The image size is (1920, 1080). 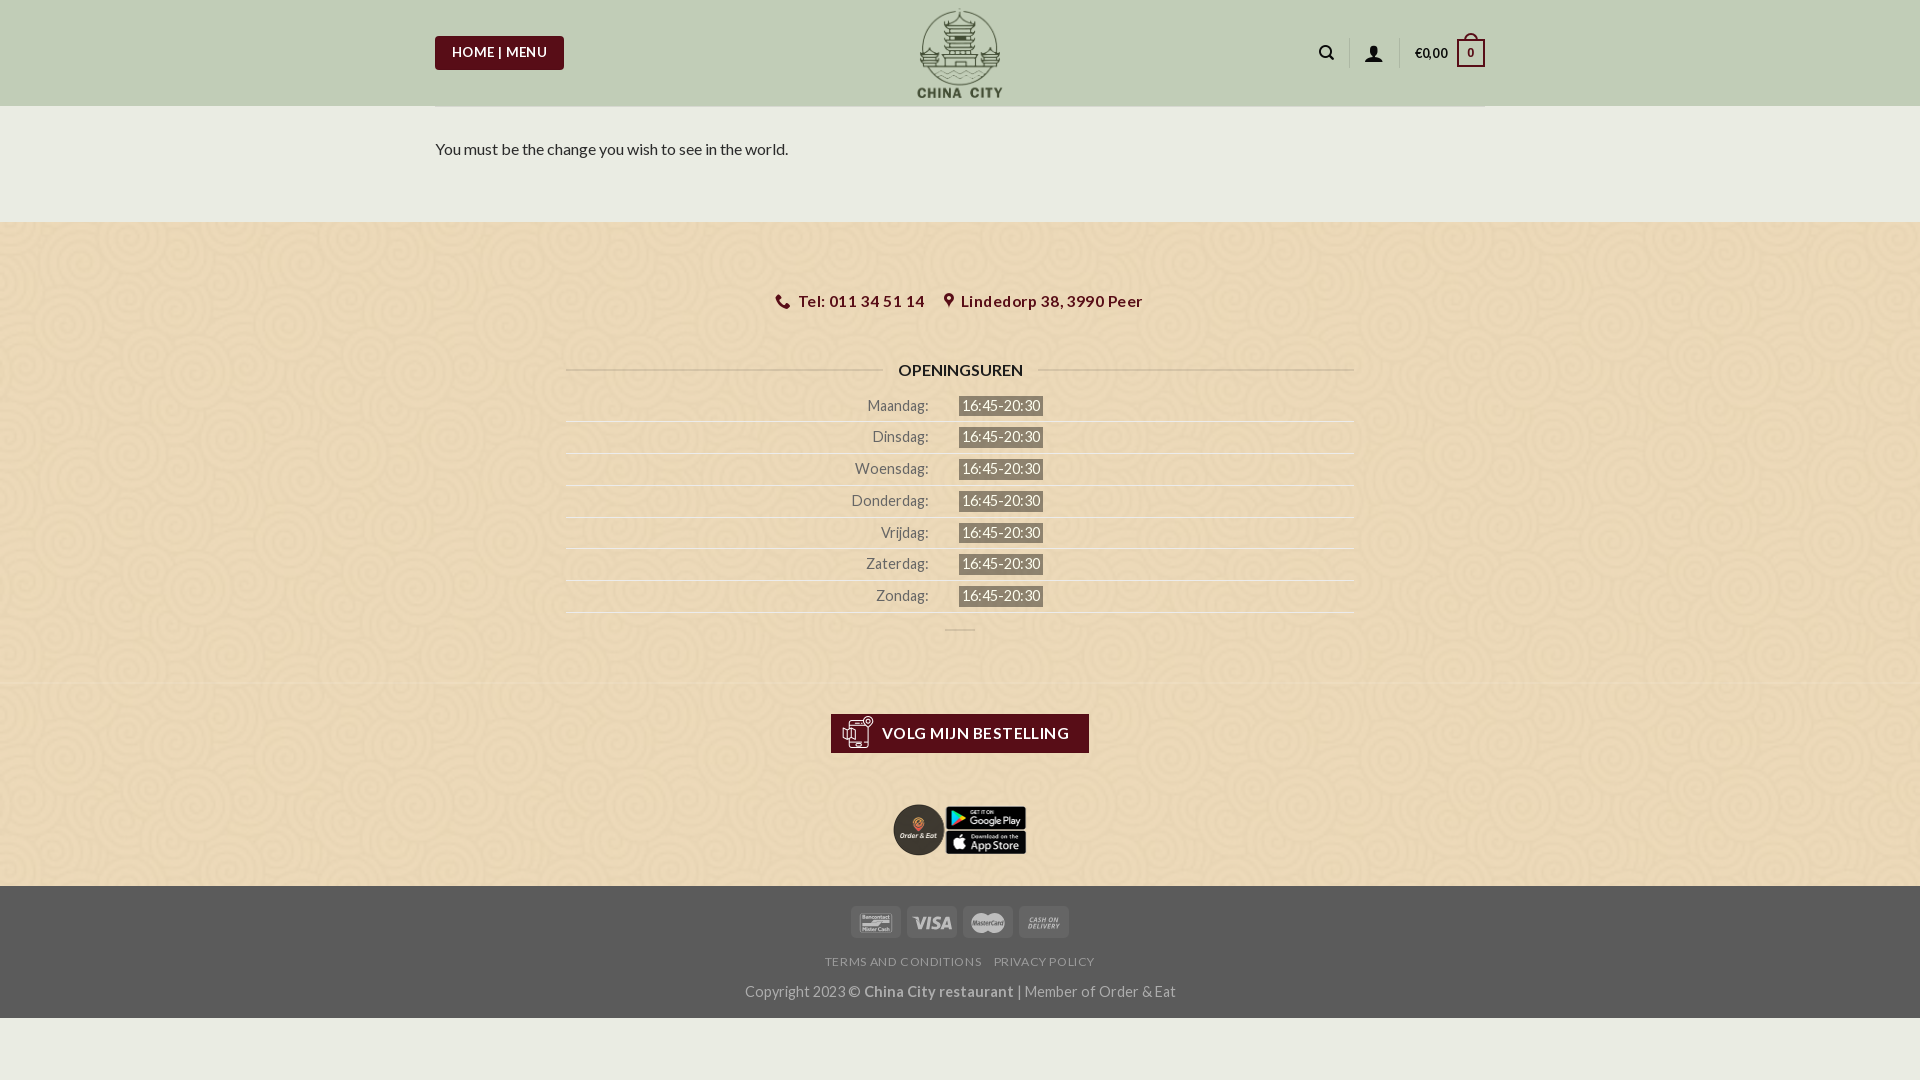 What do you see at coordinates (1097, 991) in the screenshot?
I see `'Order & Eat'` at bounding box center [1097, 991].